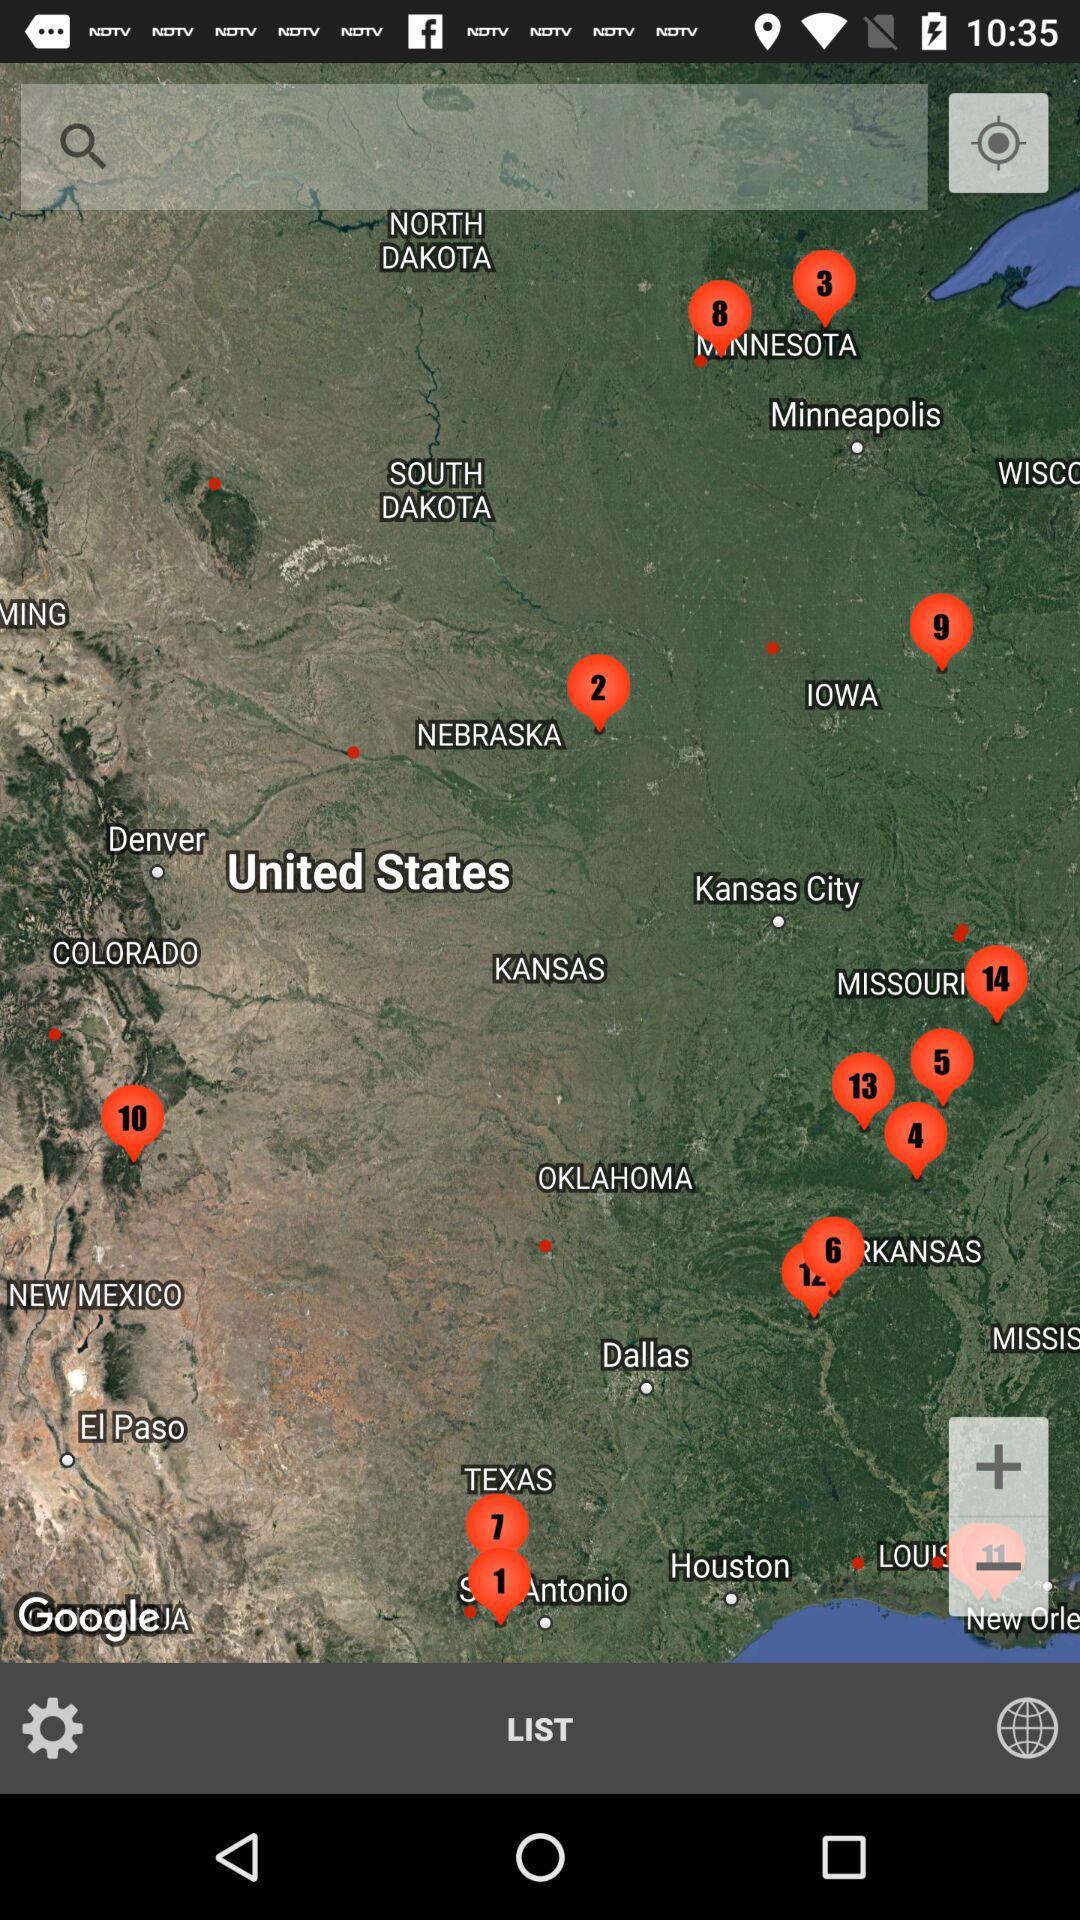  Describe the element at coordinates (540, 1727) in the screenshot. I see `the list item` at that location.